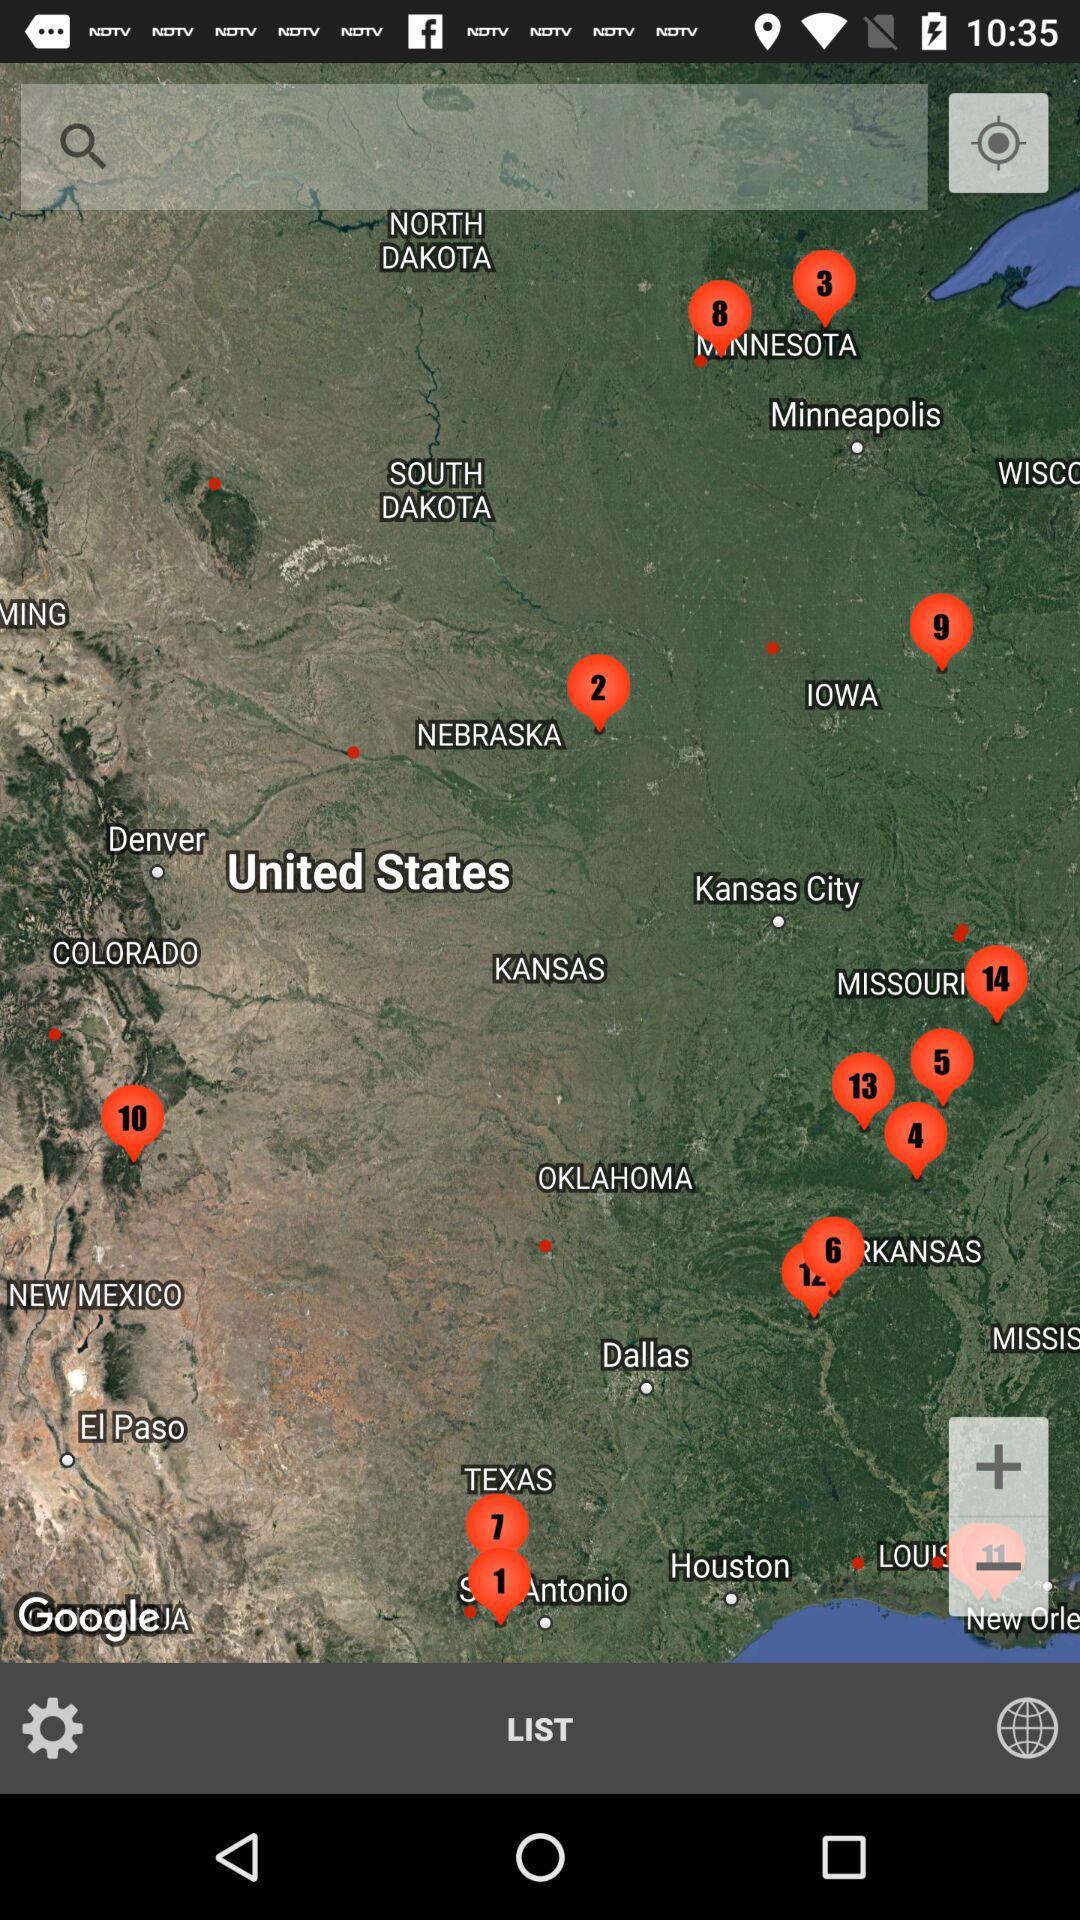  Describe the element at coordinates (540, 1727) in the screenshot. I see `the list item` at that location.